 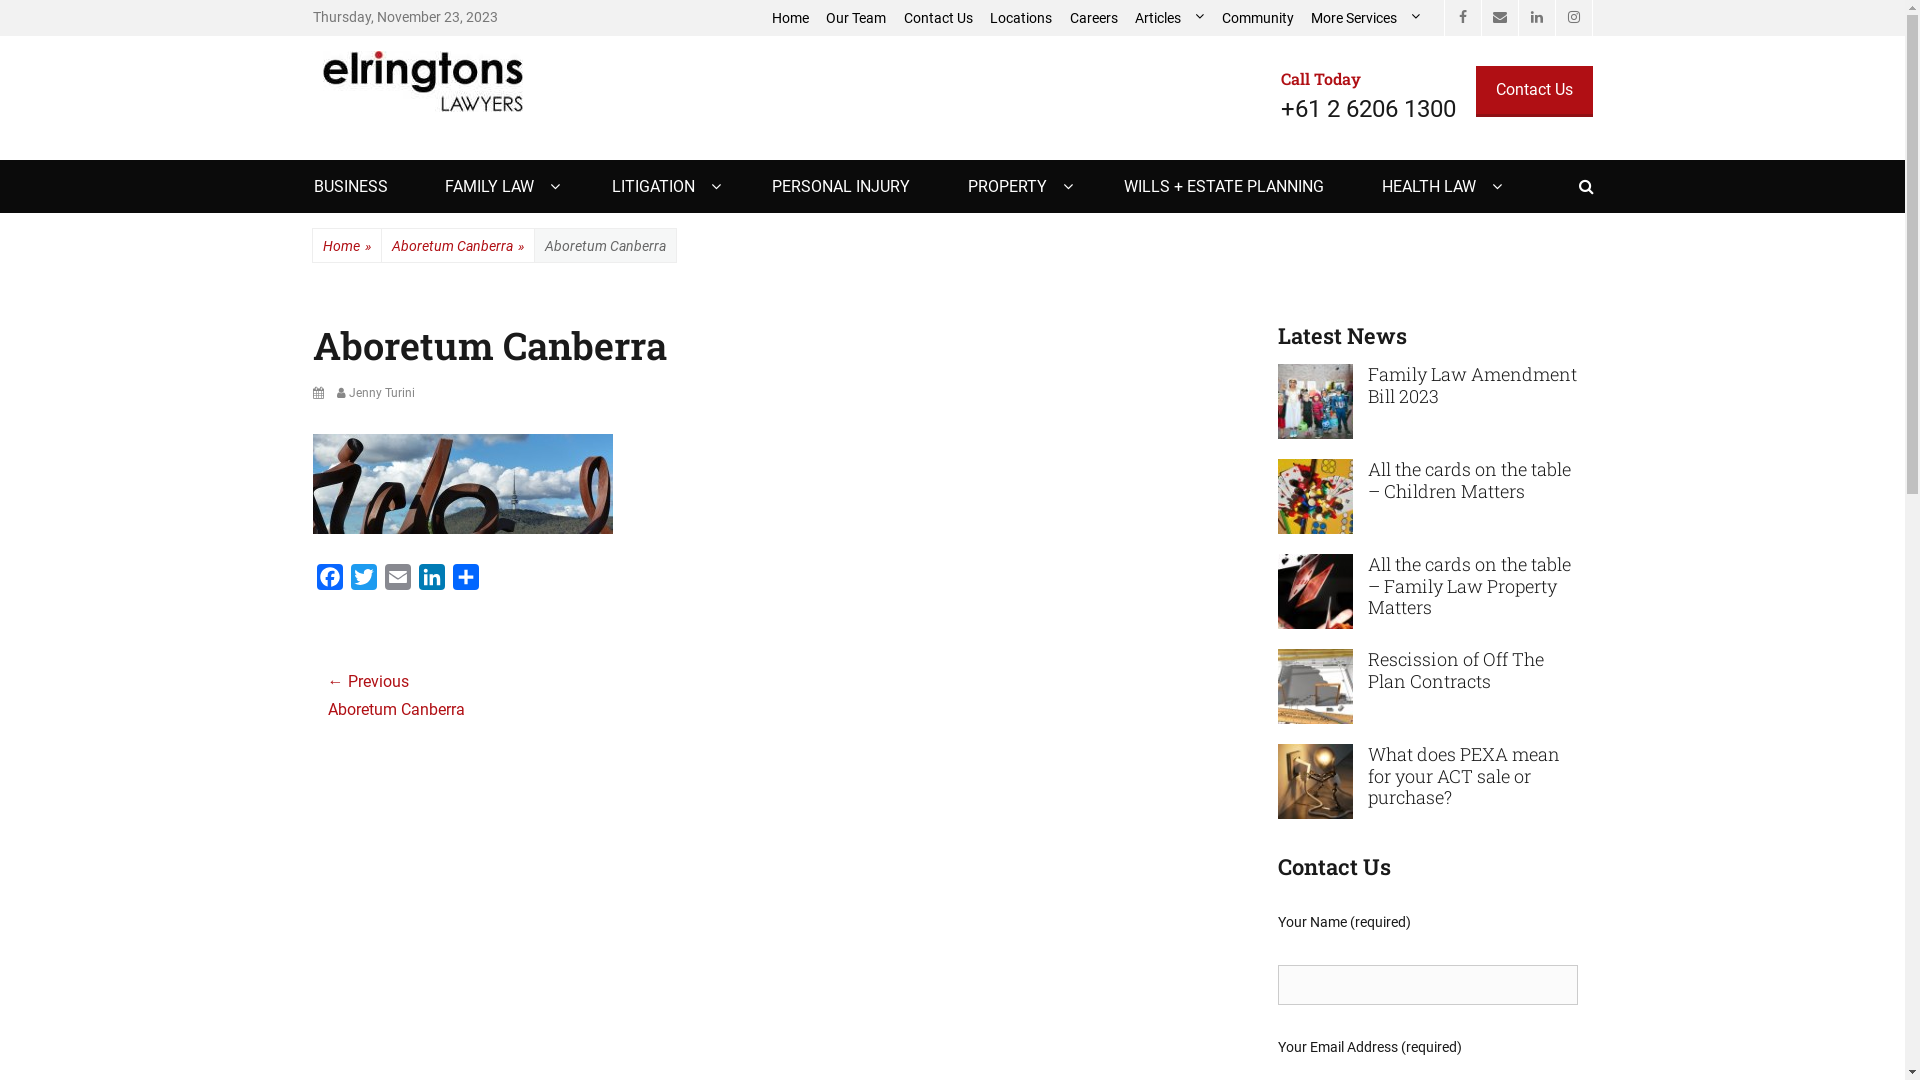 I want to click on 'PERSONAL INJURY', so click(x=840, y=186).